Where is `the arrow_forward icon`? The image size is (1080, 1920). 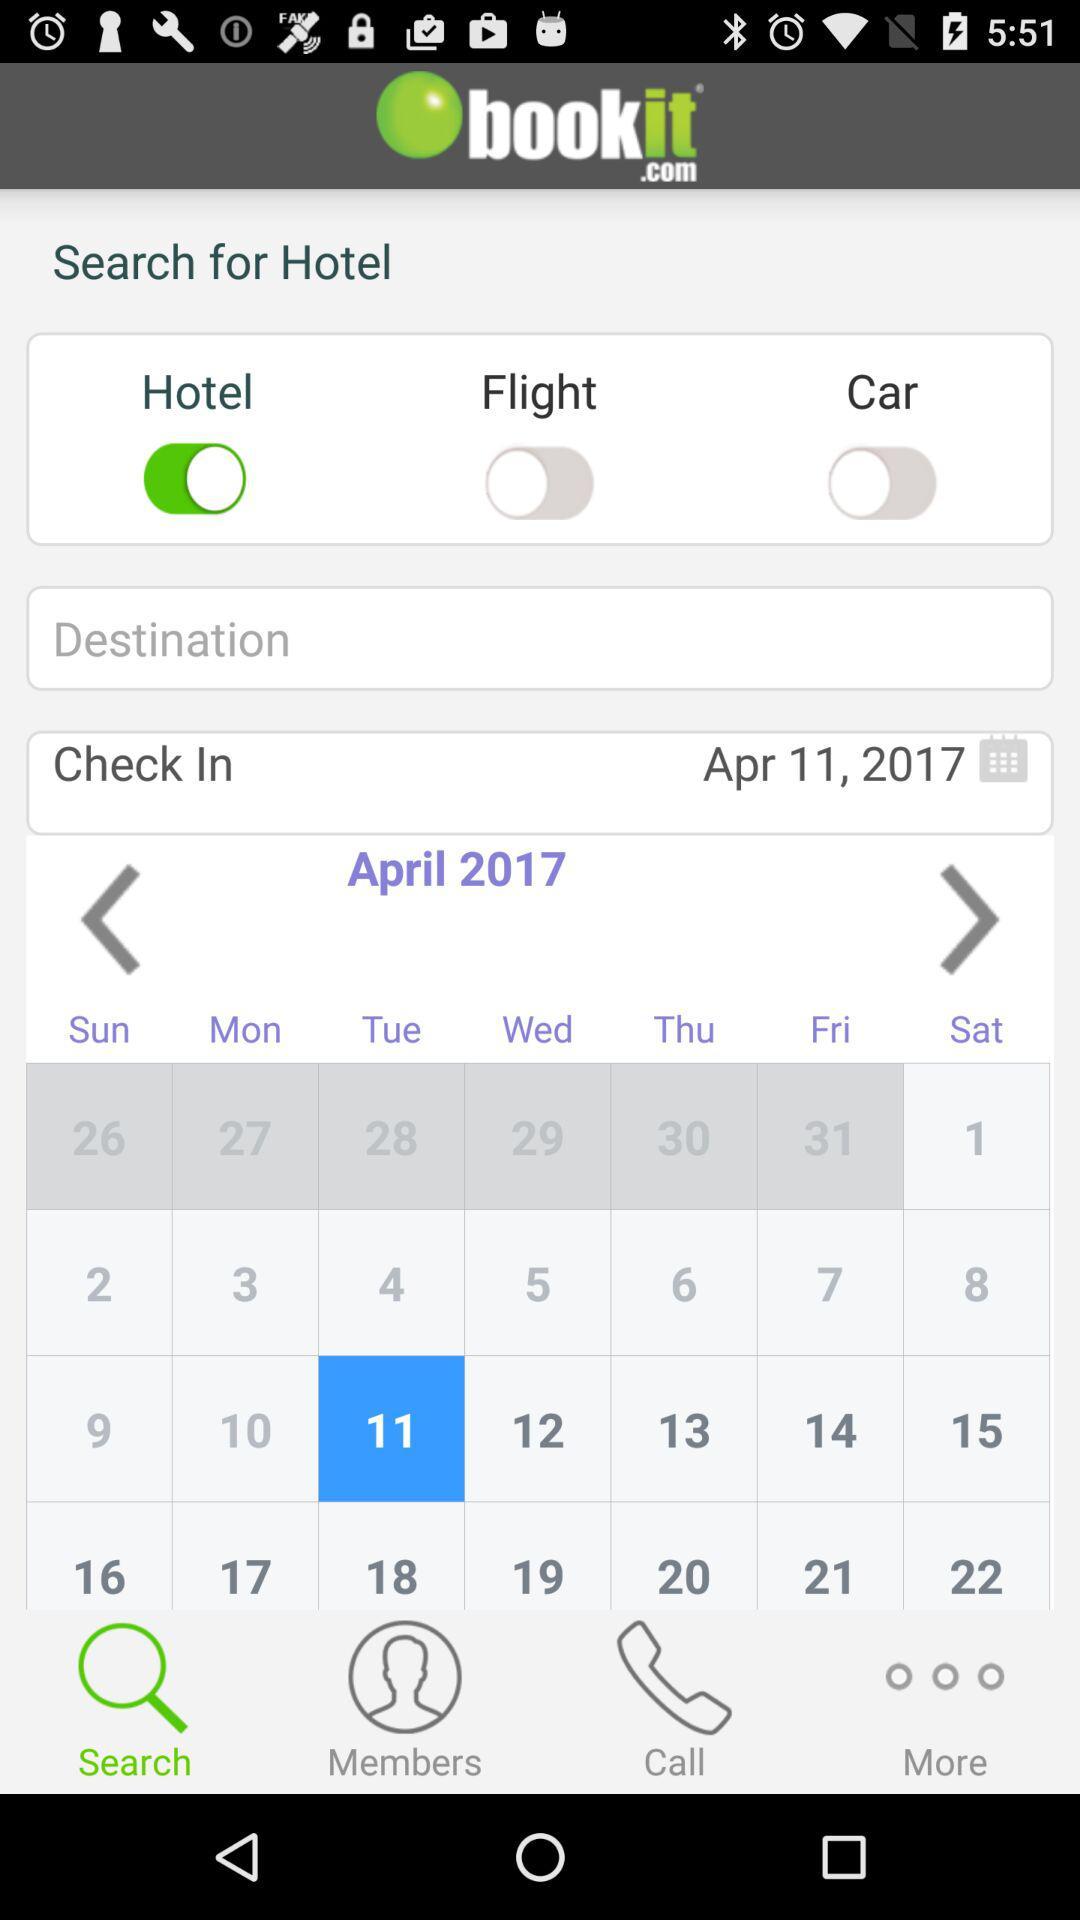
the arrow_forward icon is located at coordinates (968, 983).